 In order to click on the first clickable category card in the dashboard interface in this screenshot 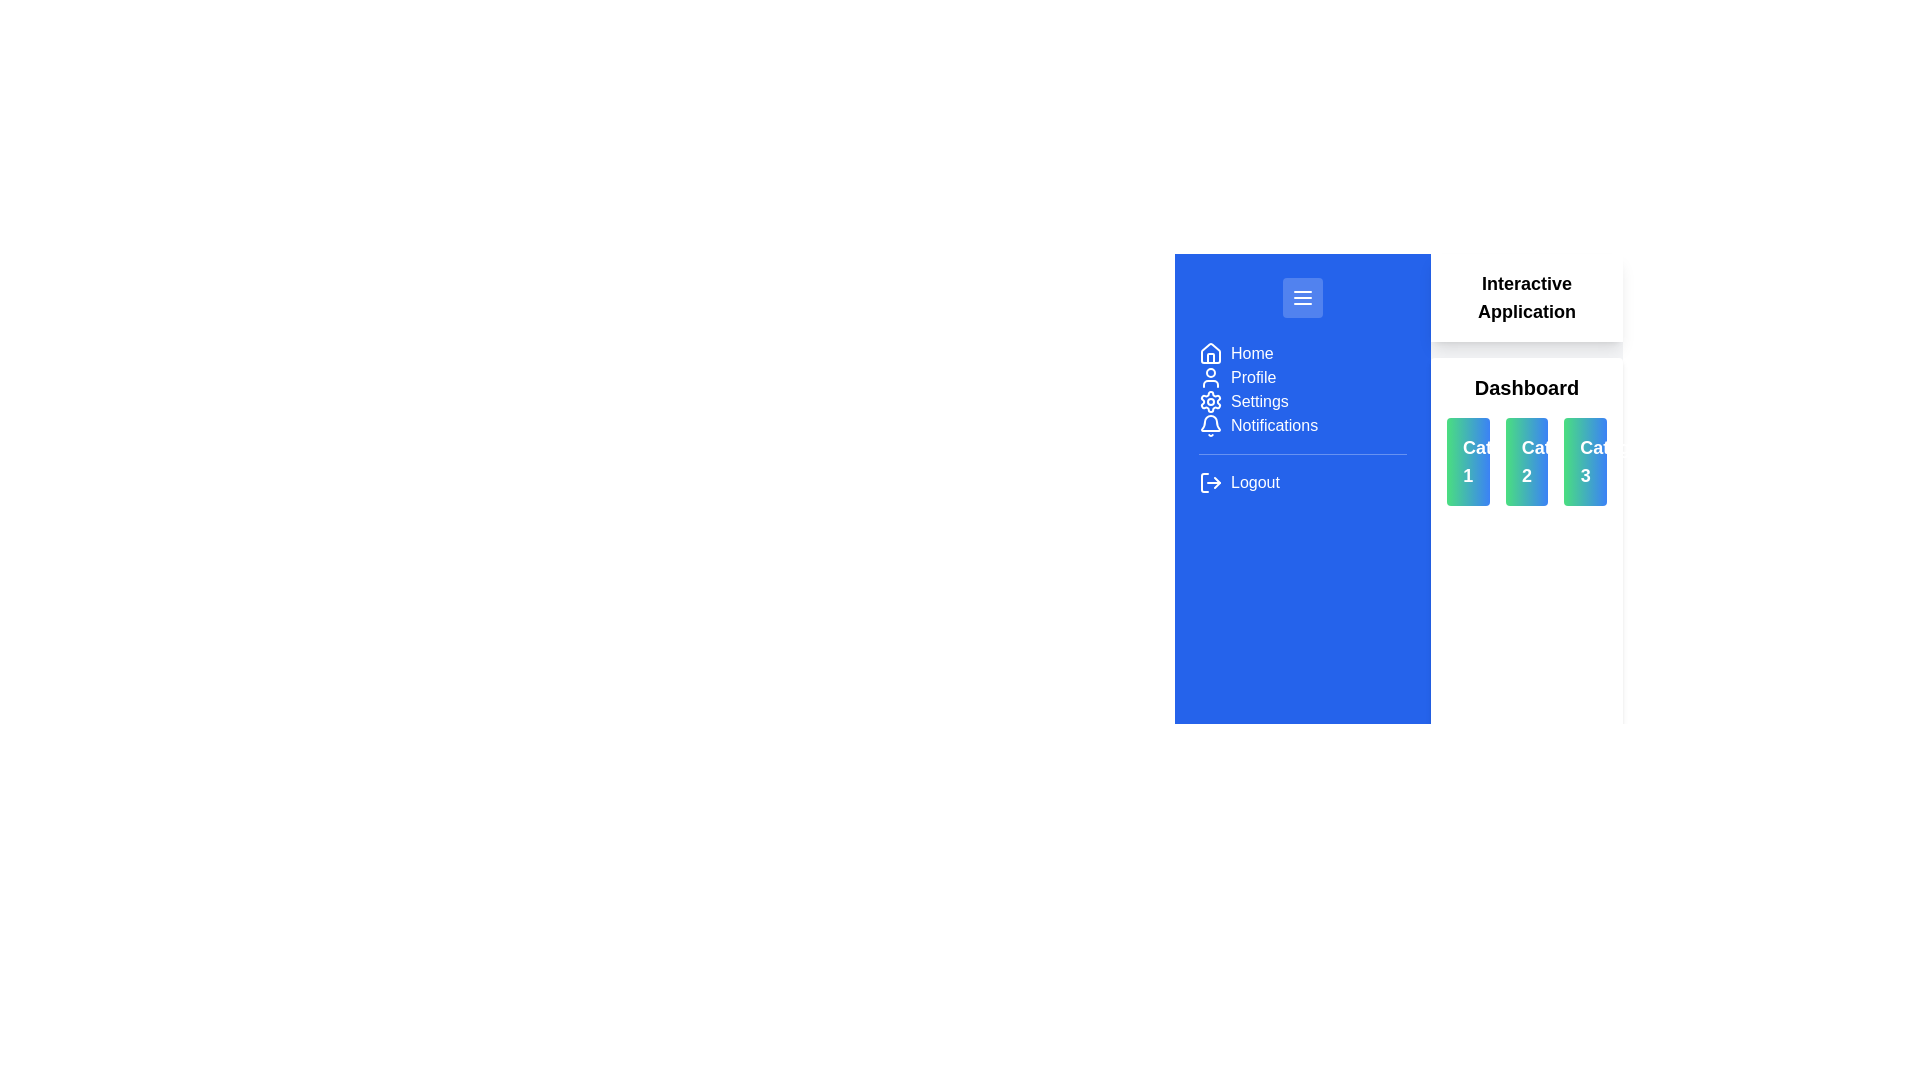, I will do `click(1468, 462)`.